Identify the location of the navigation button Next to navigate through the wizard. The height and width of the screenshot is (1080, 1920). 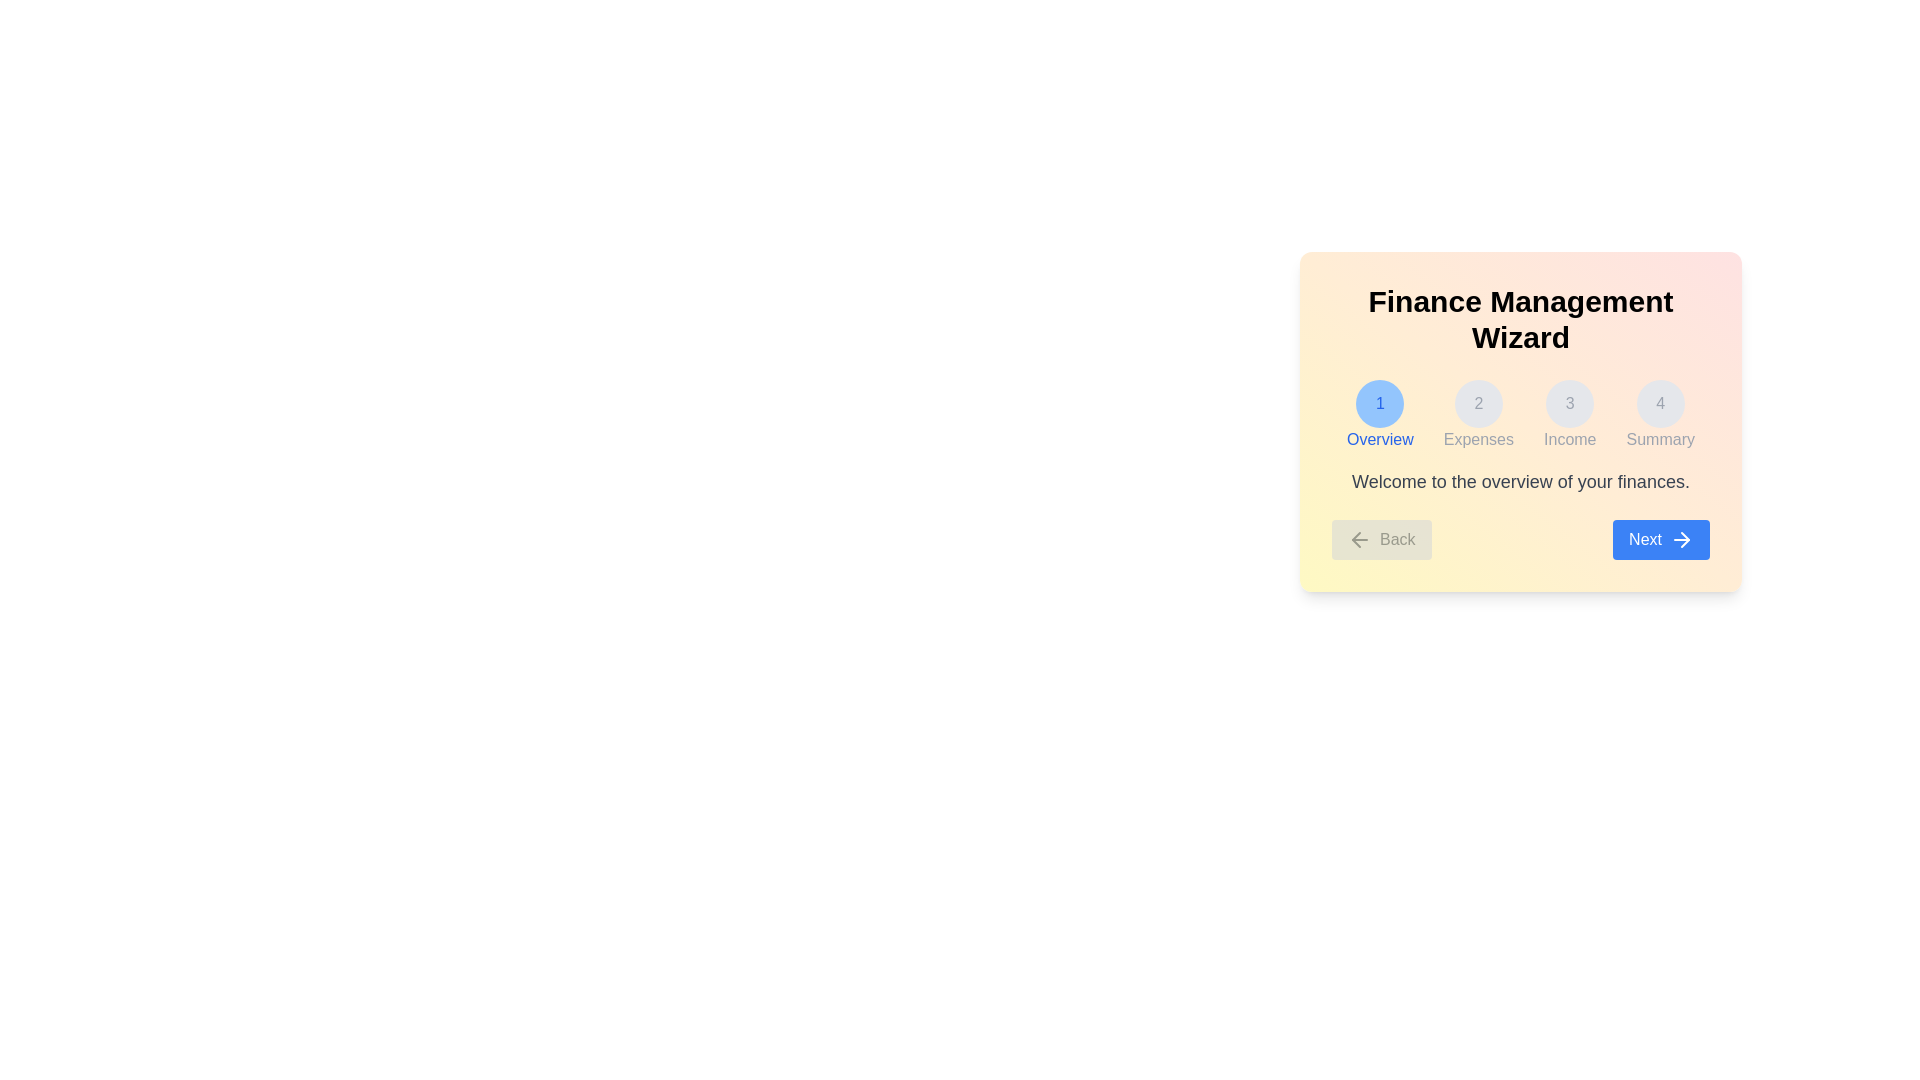
(1661, 540).